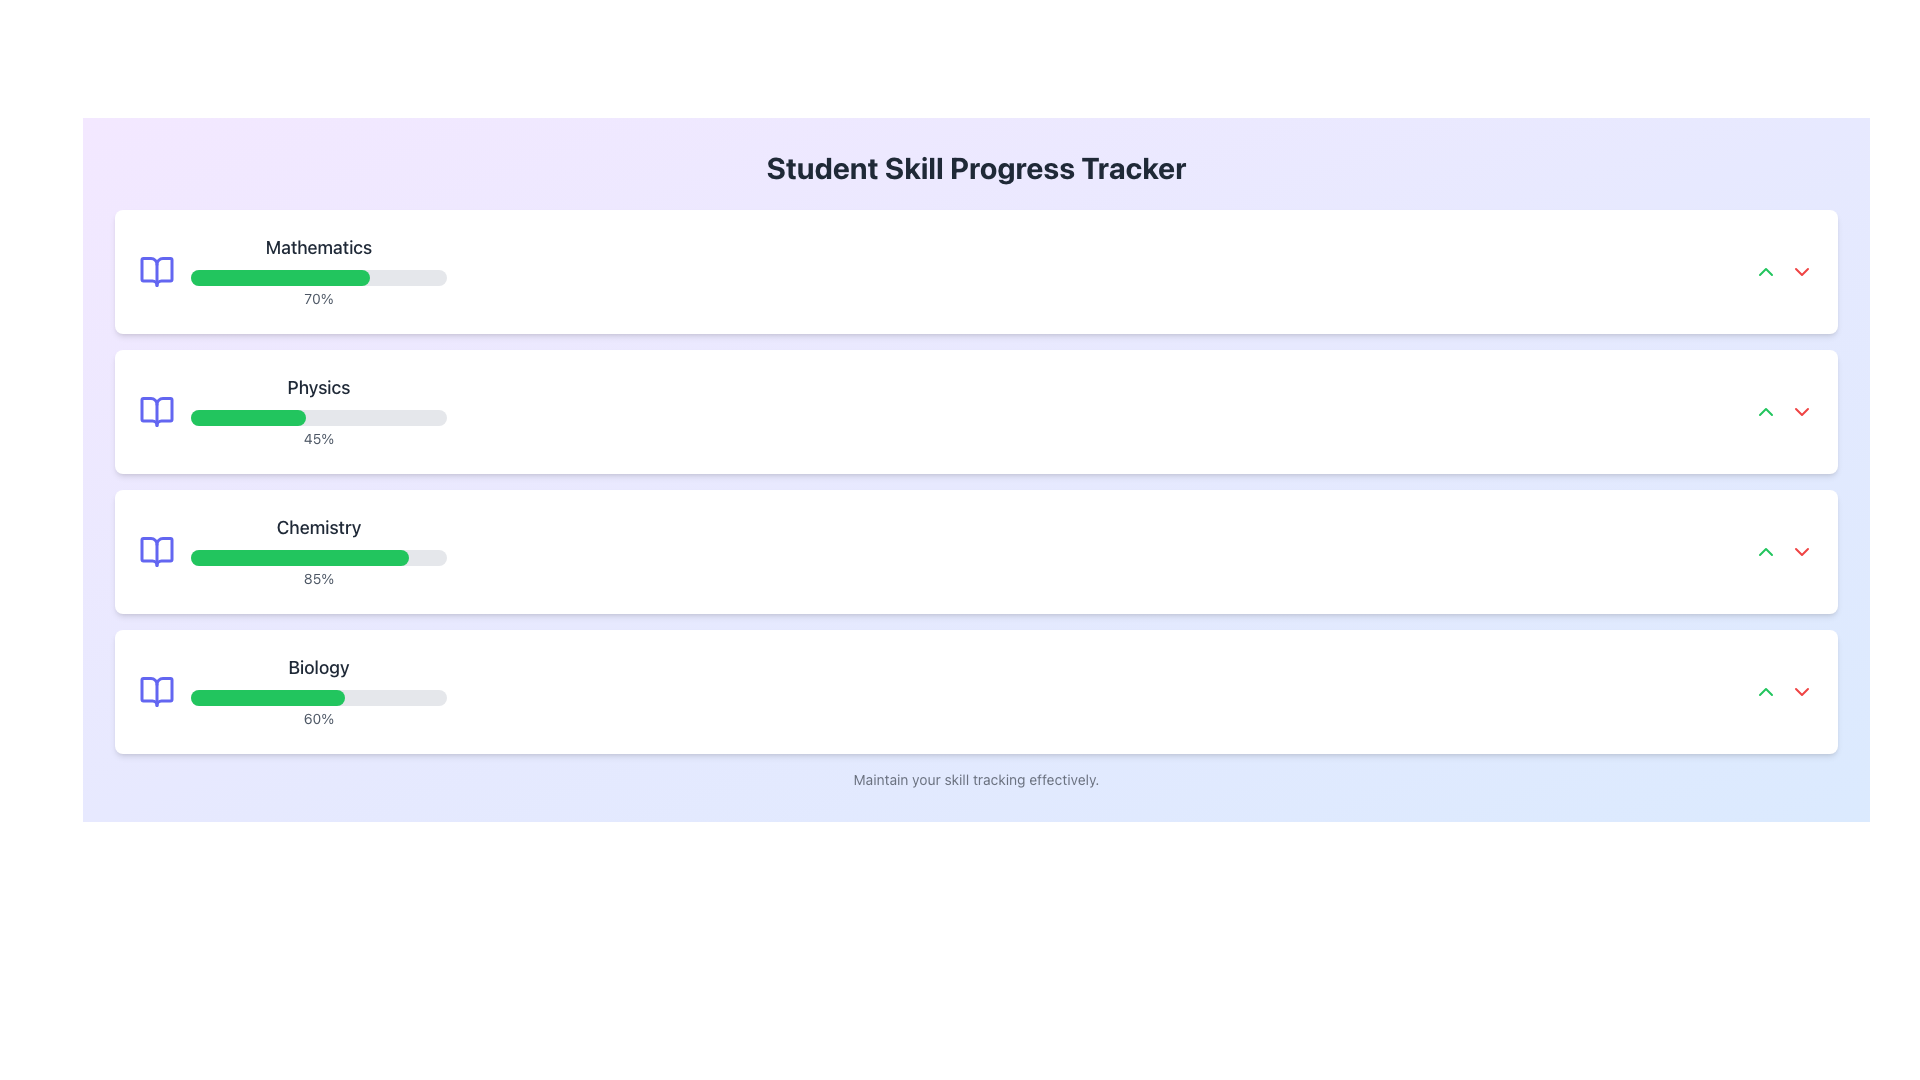 This screenshot has height=1080, width=1920. What do you see at coordinates (317, 551) in the screenshot?
I see `the progress bar for 'Chemistry' that indicates 85% completion, which is the third progress tracker in the list` at bounding box center [317, 551].